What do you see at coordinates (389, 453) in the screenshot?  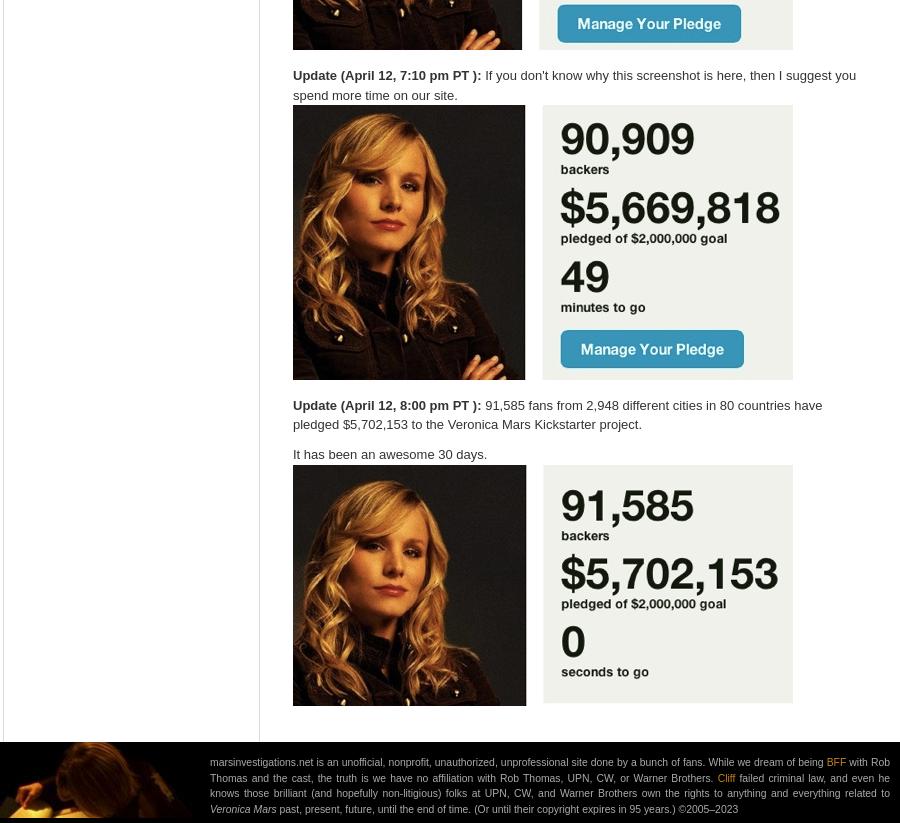 I see `'It has been an awesome 30 days.'` at bounding box center [389, 453].